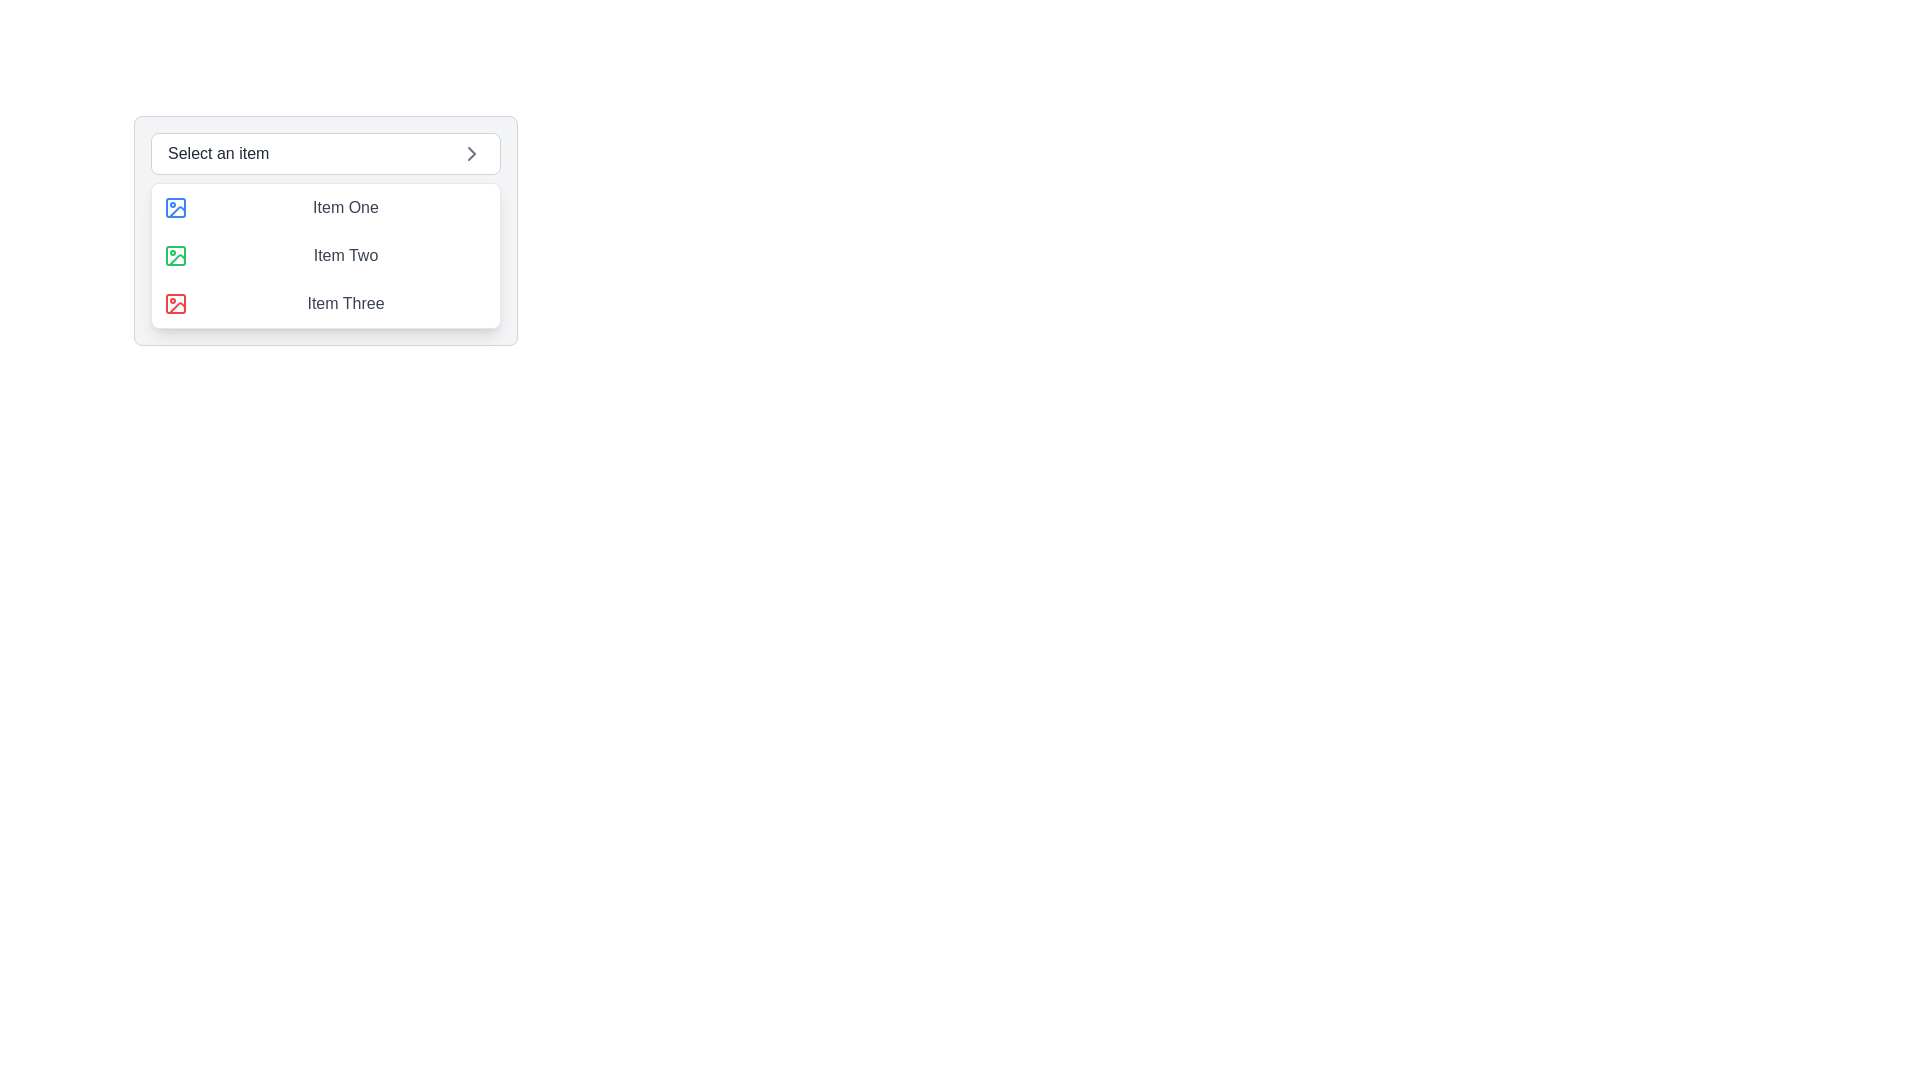 The width and height of the screenshot is (1920, 1080). What do you see at coordinates (470, 153) in the screenshot?
I see `the rightward chevron icon, which is part of the dropdown selection box labeled 'Select an item'` at bounding box center [470, 153].